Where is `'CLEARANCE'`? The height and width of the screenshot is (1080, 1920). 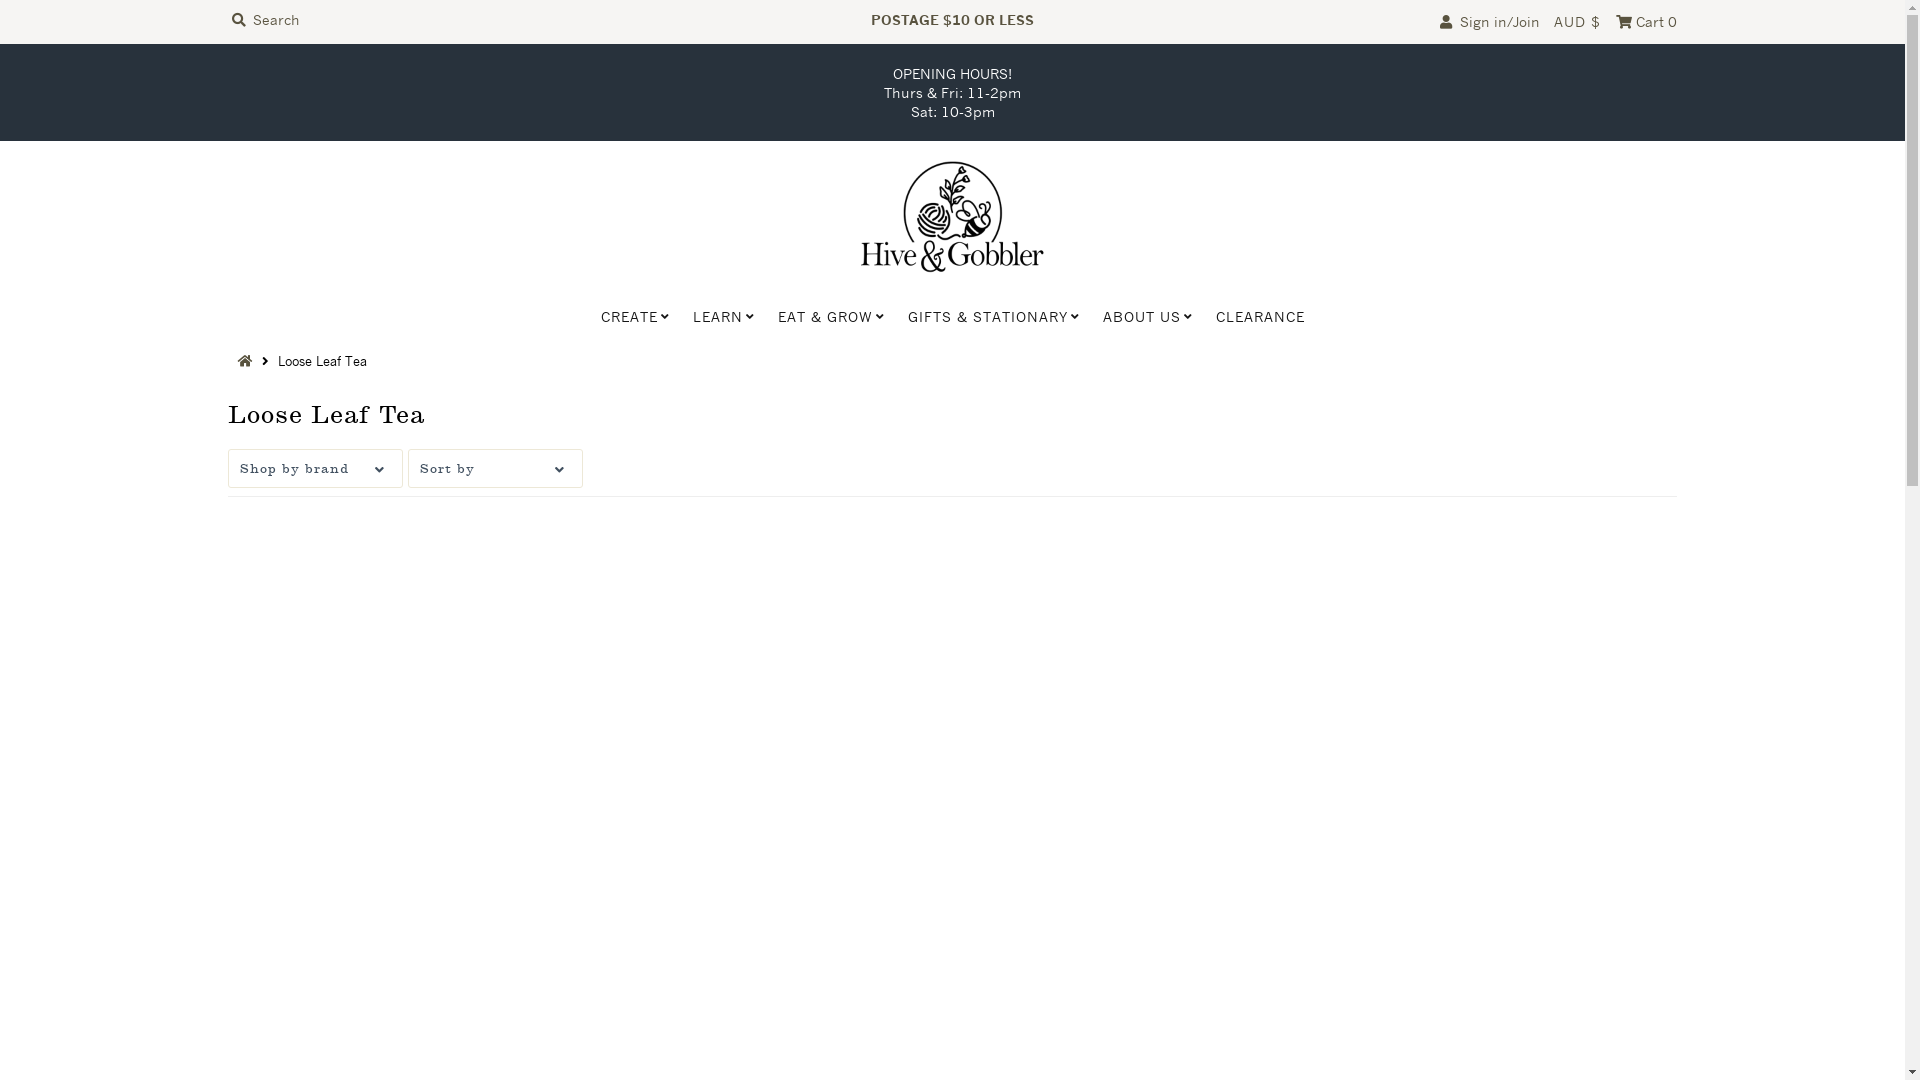 'CLEARANCE' is located at coordinates (1258, 315).